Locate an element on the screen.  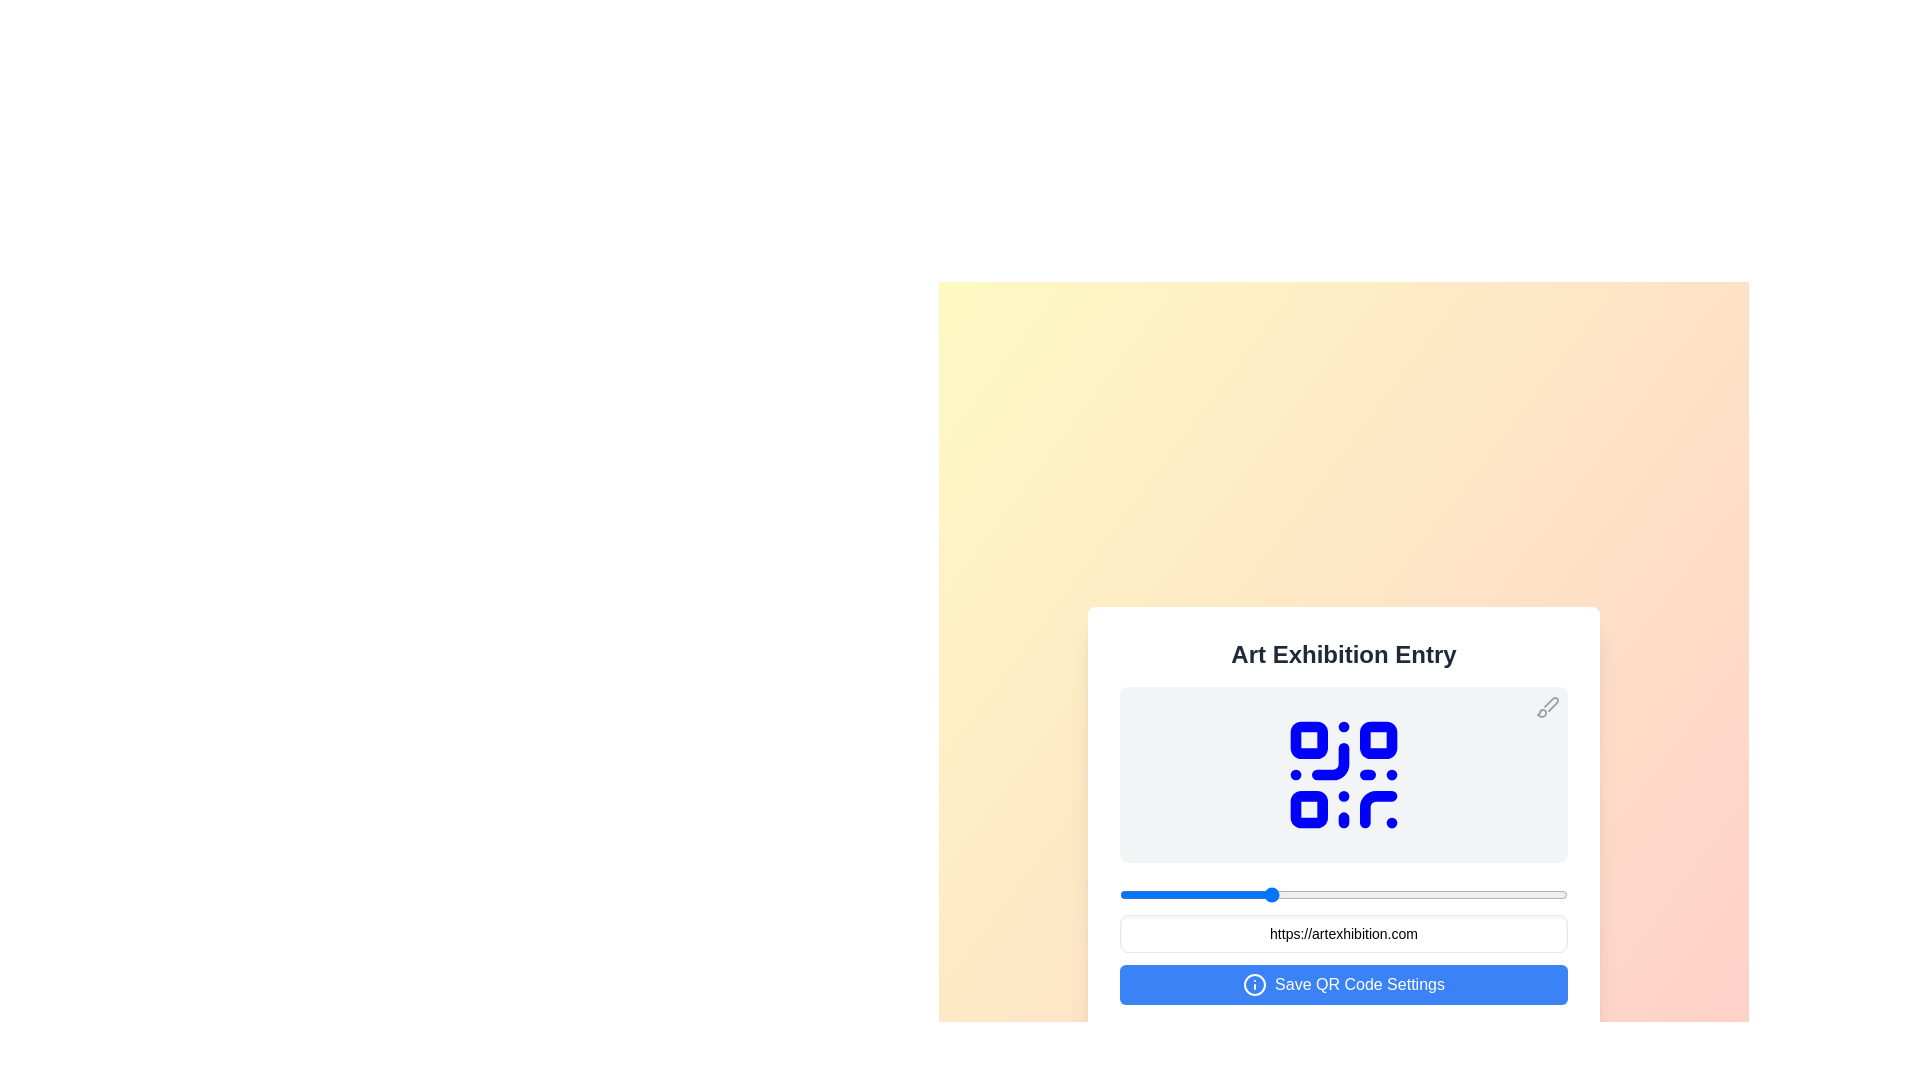
the small rectangular dark blue icon with rounded corners located in the bottom-left corner of the QR code within the 'Art Exhibition Entry' dialog box is located at coordinates (1309, 808).